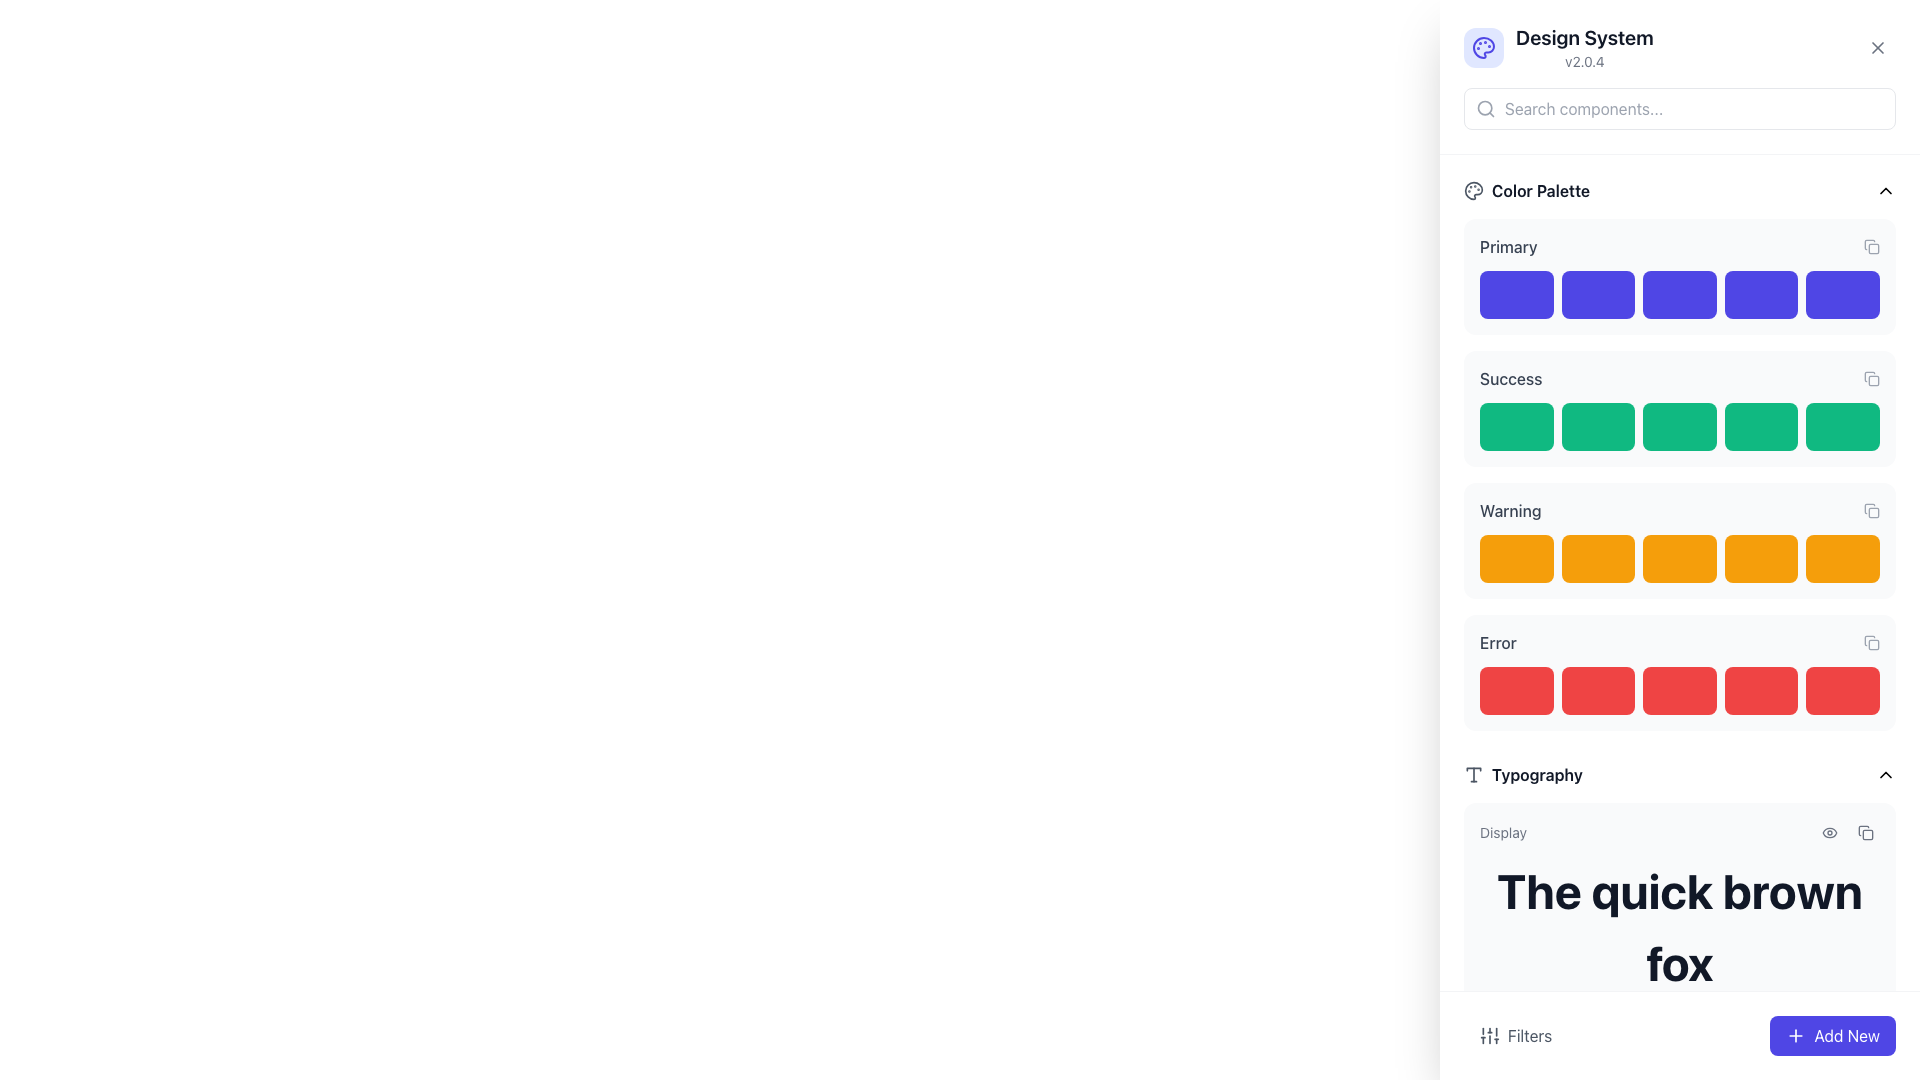  What do you see at coordinates (1871, 643) in the screenshot?
I see `the duplication icon button located on the far right side of the 'Error' section within the color palette group for accessibility actions` at bounding box center [1871, 643].